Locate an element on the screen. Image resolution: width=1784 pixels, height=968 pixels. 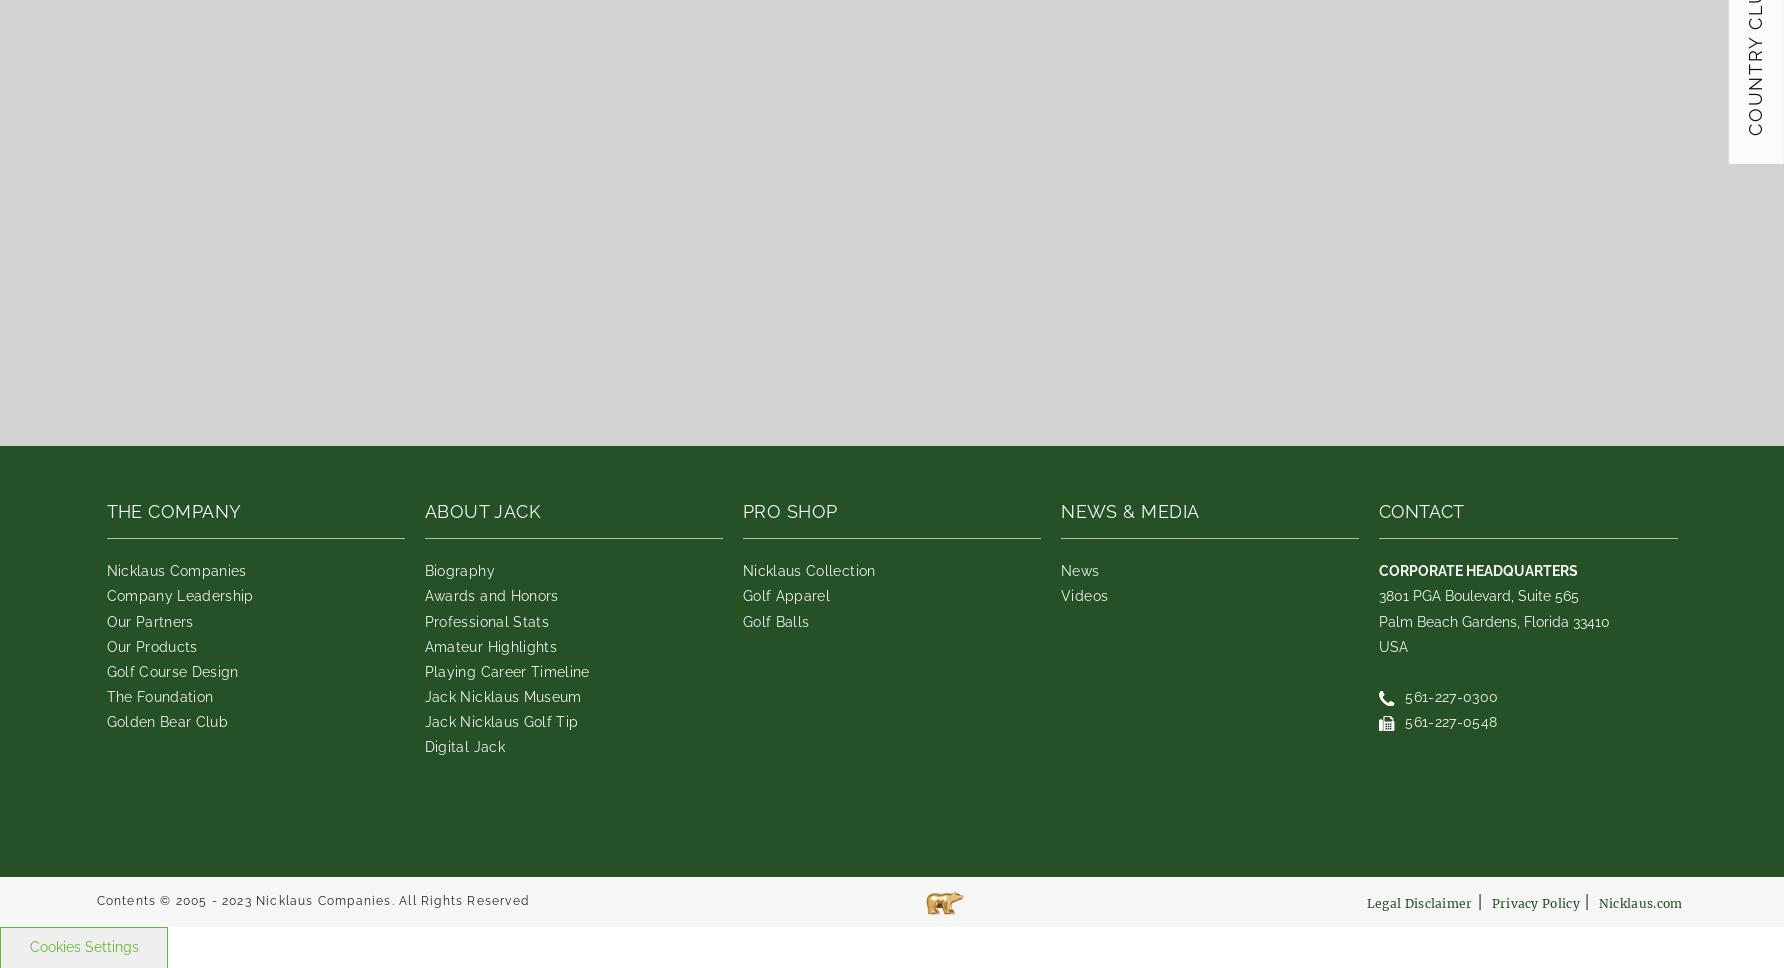
'Company Leadership' is located at coordinates (178, 595).